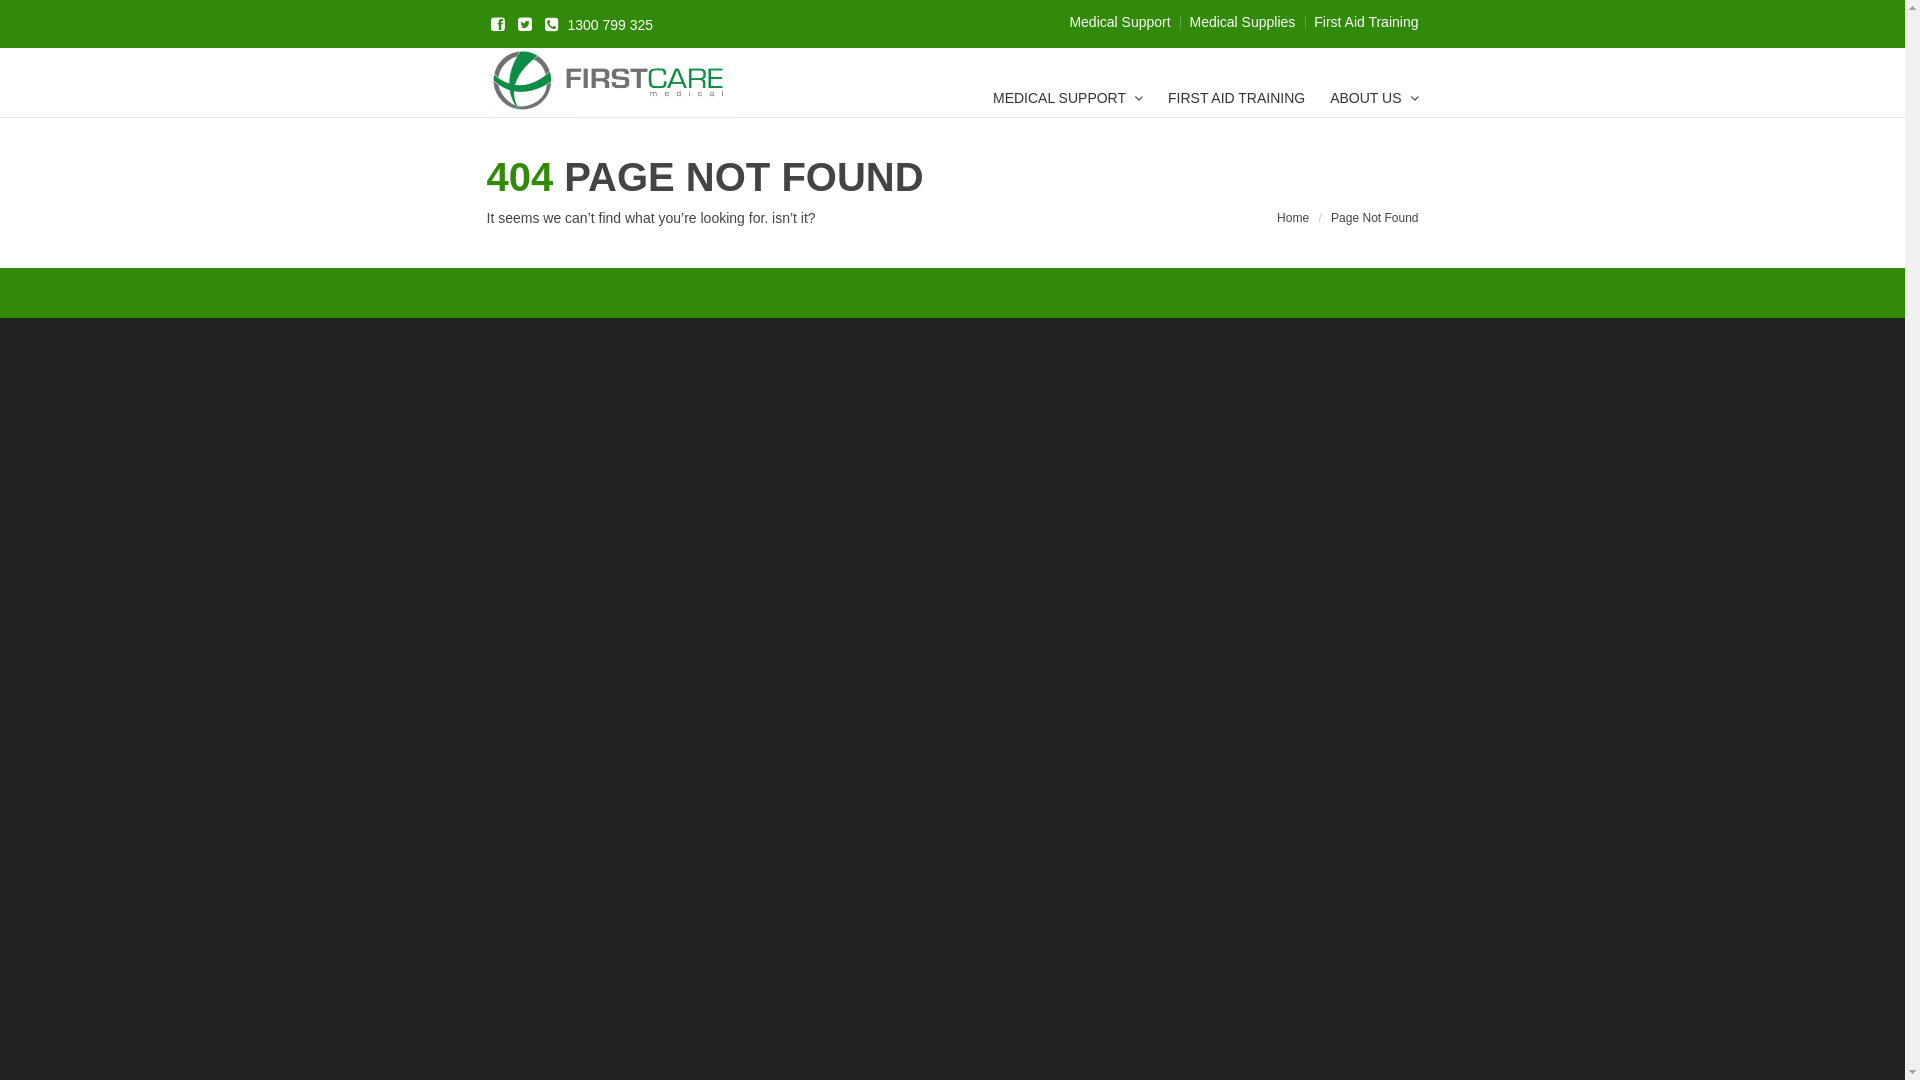 The height and width of the screenshot is (1080, 1920). What do you see at coordinates (1292, 216) in the screenshot?
I see `'Home'` at bounding box center [1292, 216].